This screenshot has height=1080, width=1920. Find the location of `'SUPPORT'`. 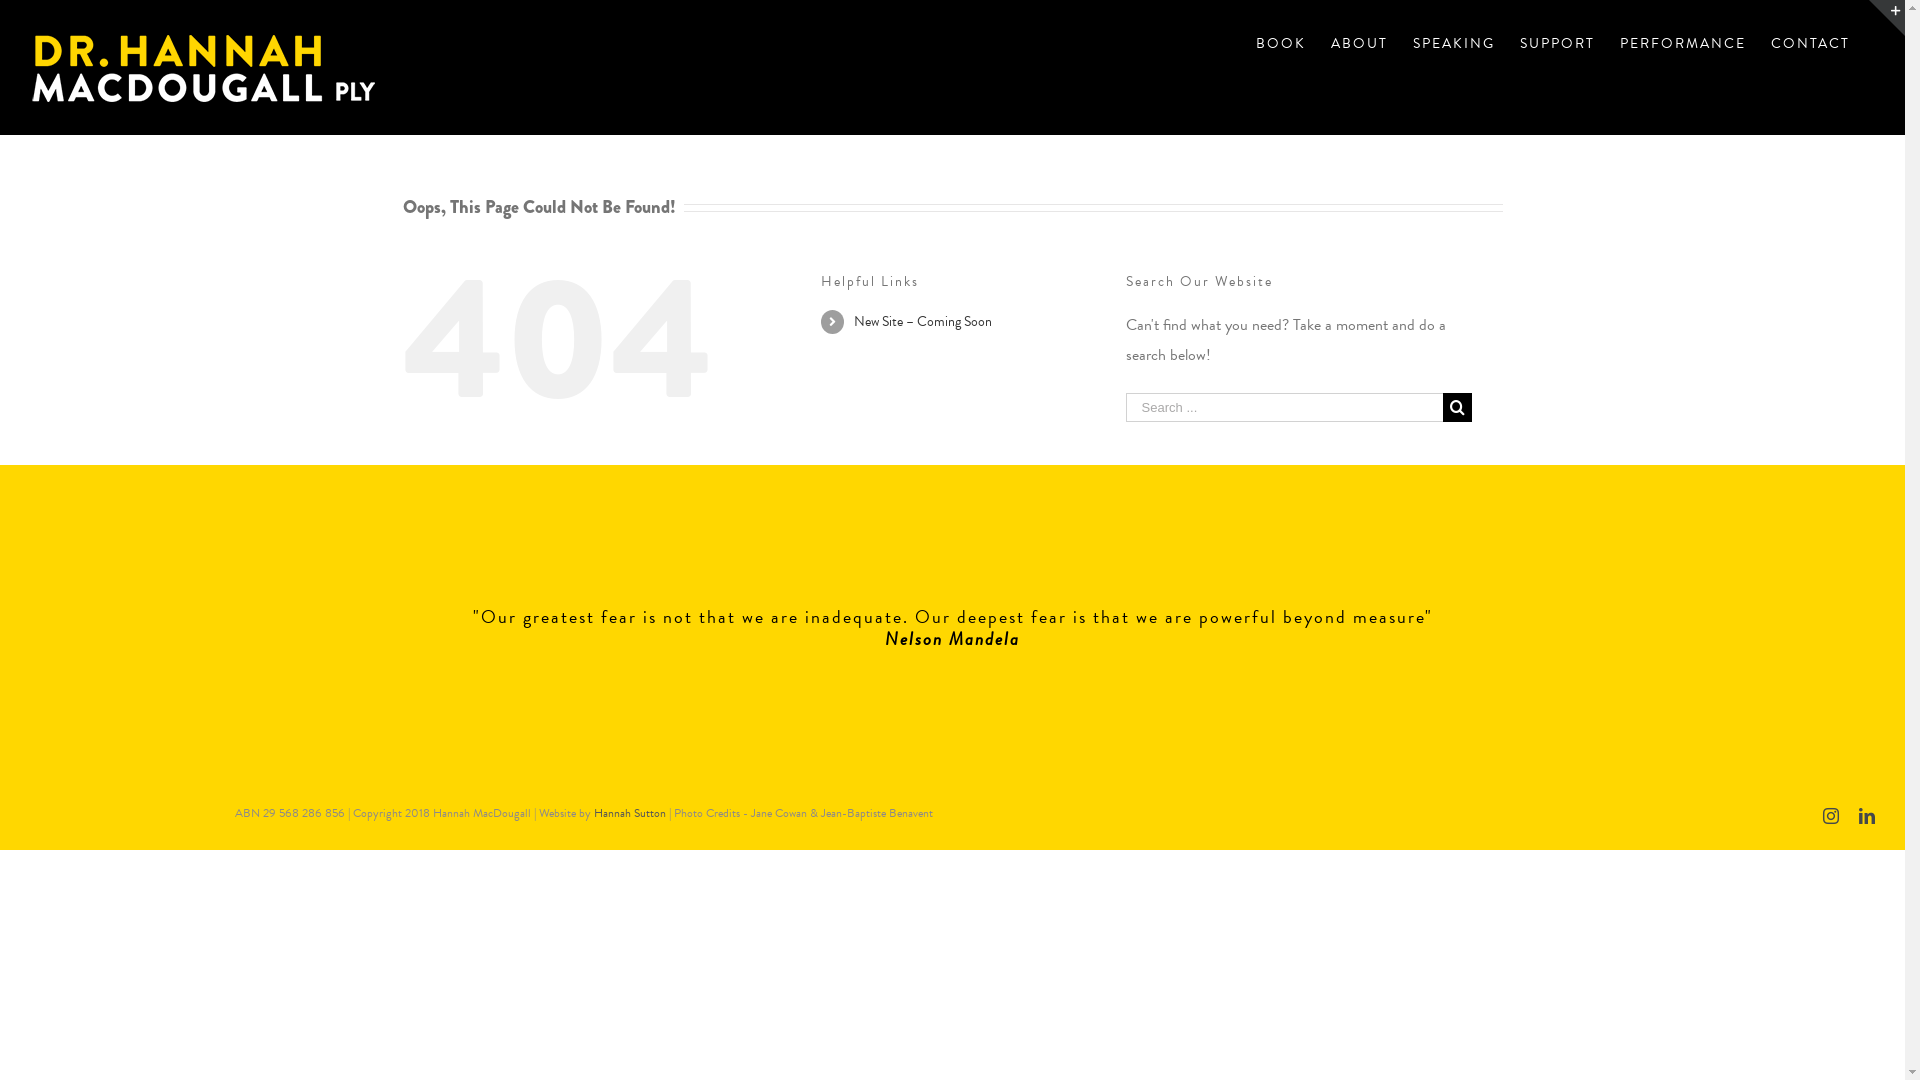

'SUPPORT' is located at coordinates (1556, 42).